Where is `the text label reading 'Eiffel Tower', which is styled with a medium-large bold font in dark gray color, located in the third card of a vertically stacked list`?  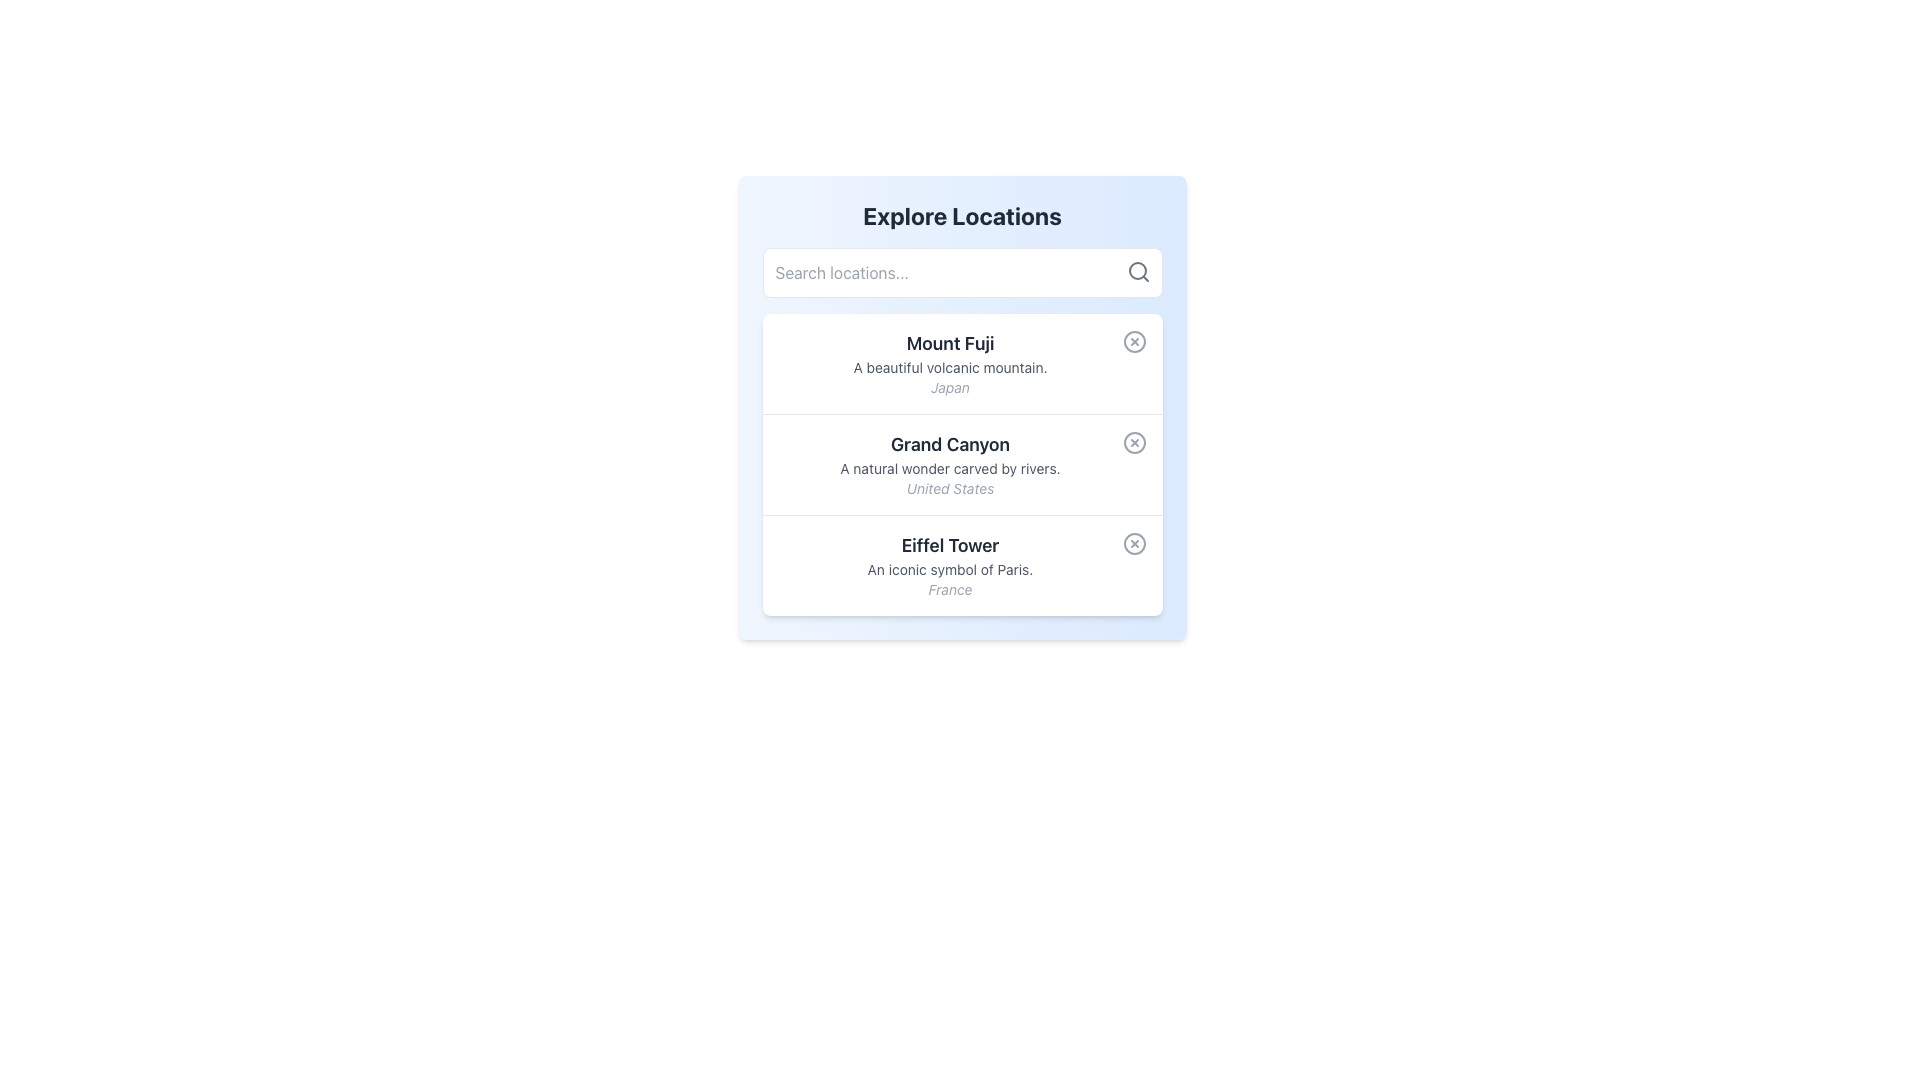
the text label reading 'Eiffel Tower', which is styled with a medium-large bold font in dark gray color, located in the third card of a vertically stacked list is located at coordinates (949, 546).